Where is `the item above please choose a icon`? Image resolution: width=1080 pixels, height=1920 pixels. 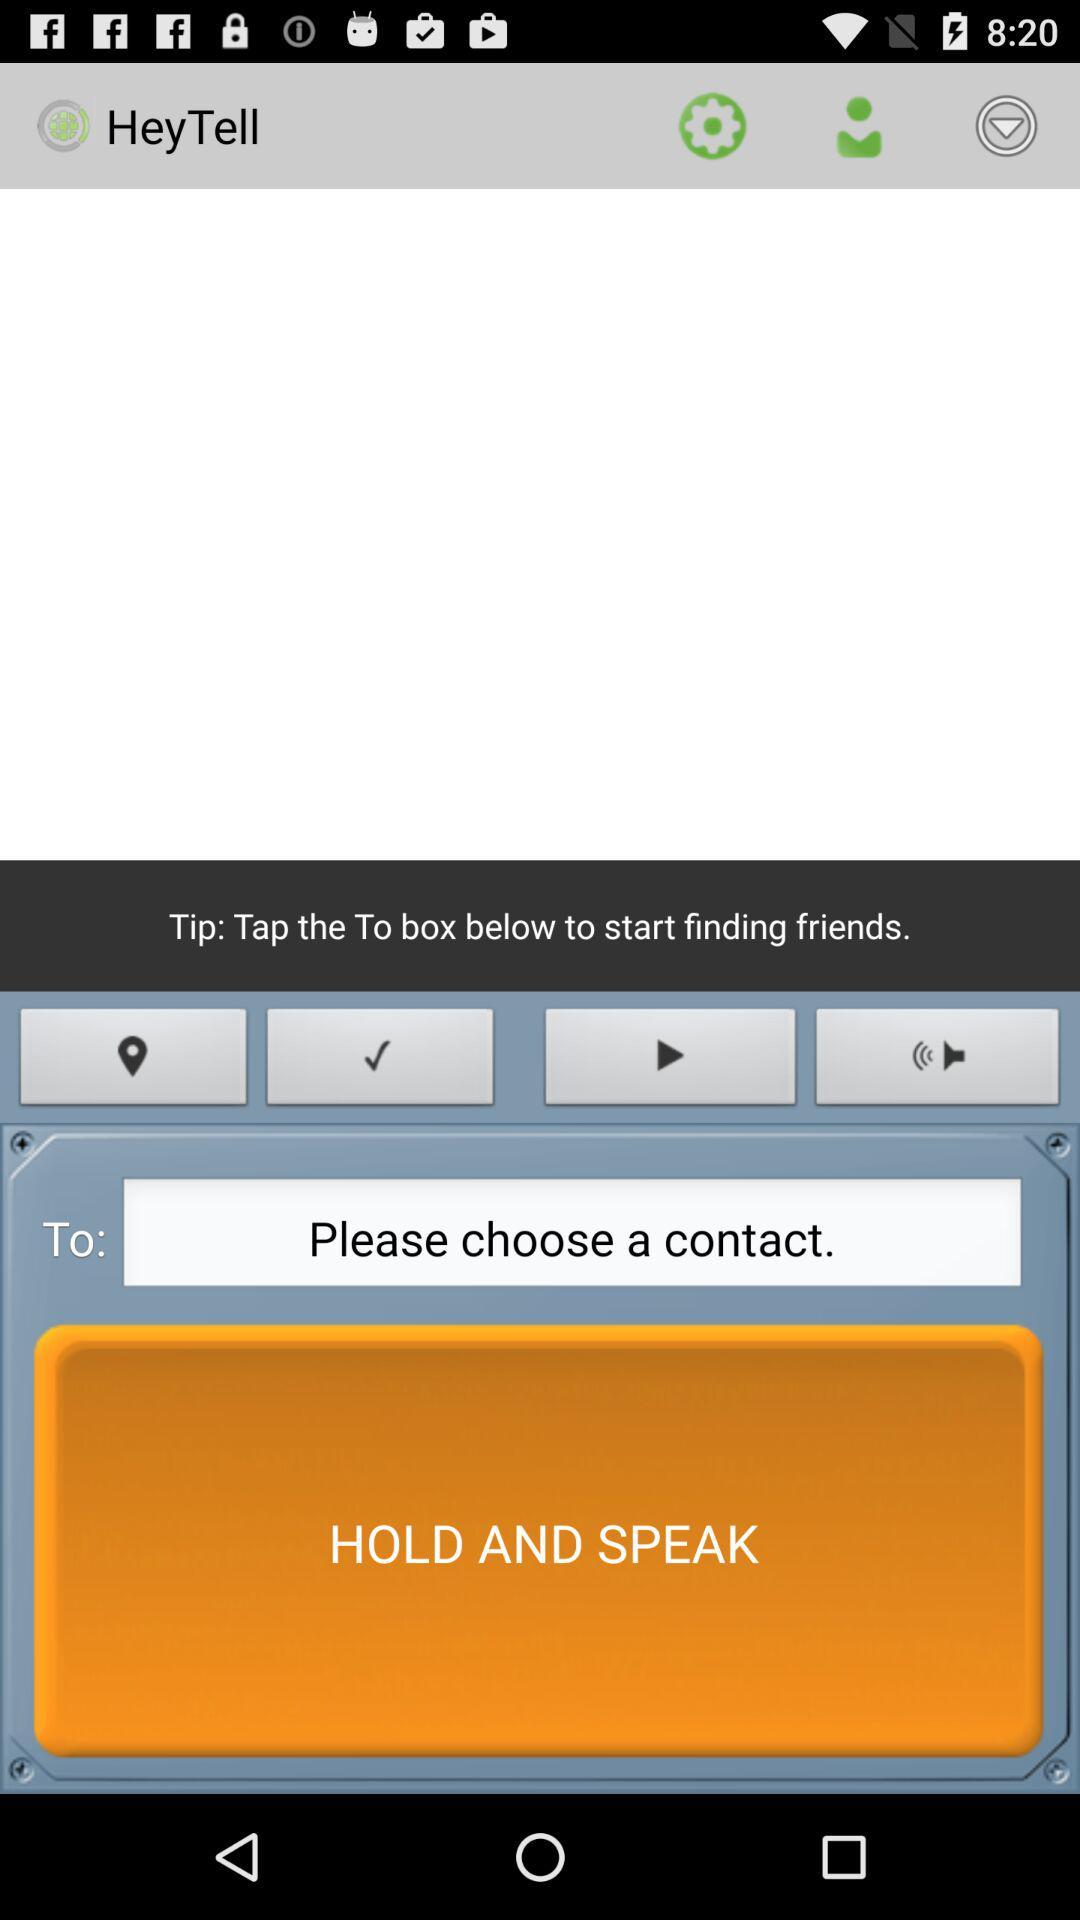
the item above please choose a icon is located at coordinates (133, 1061).